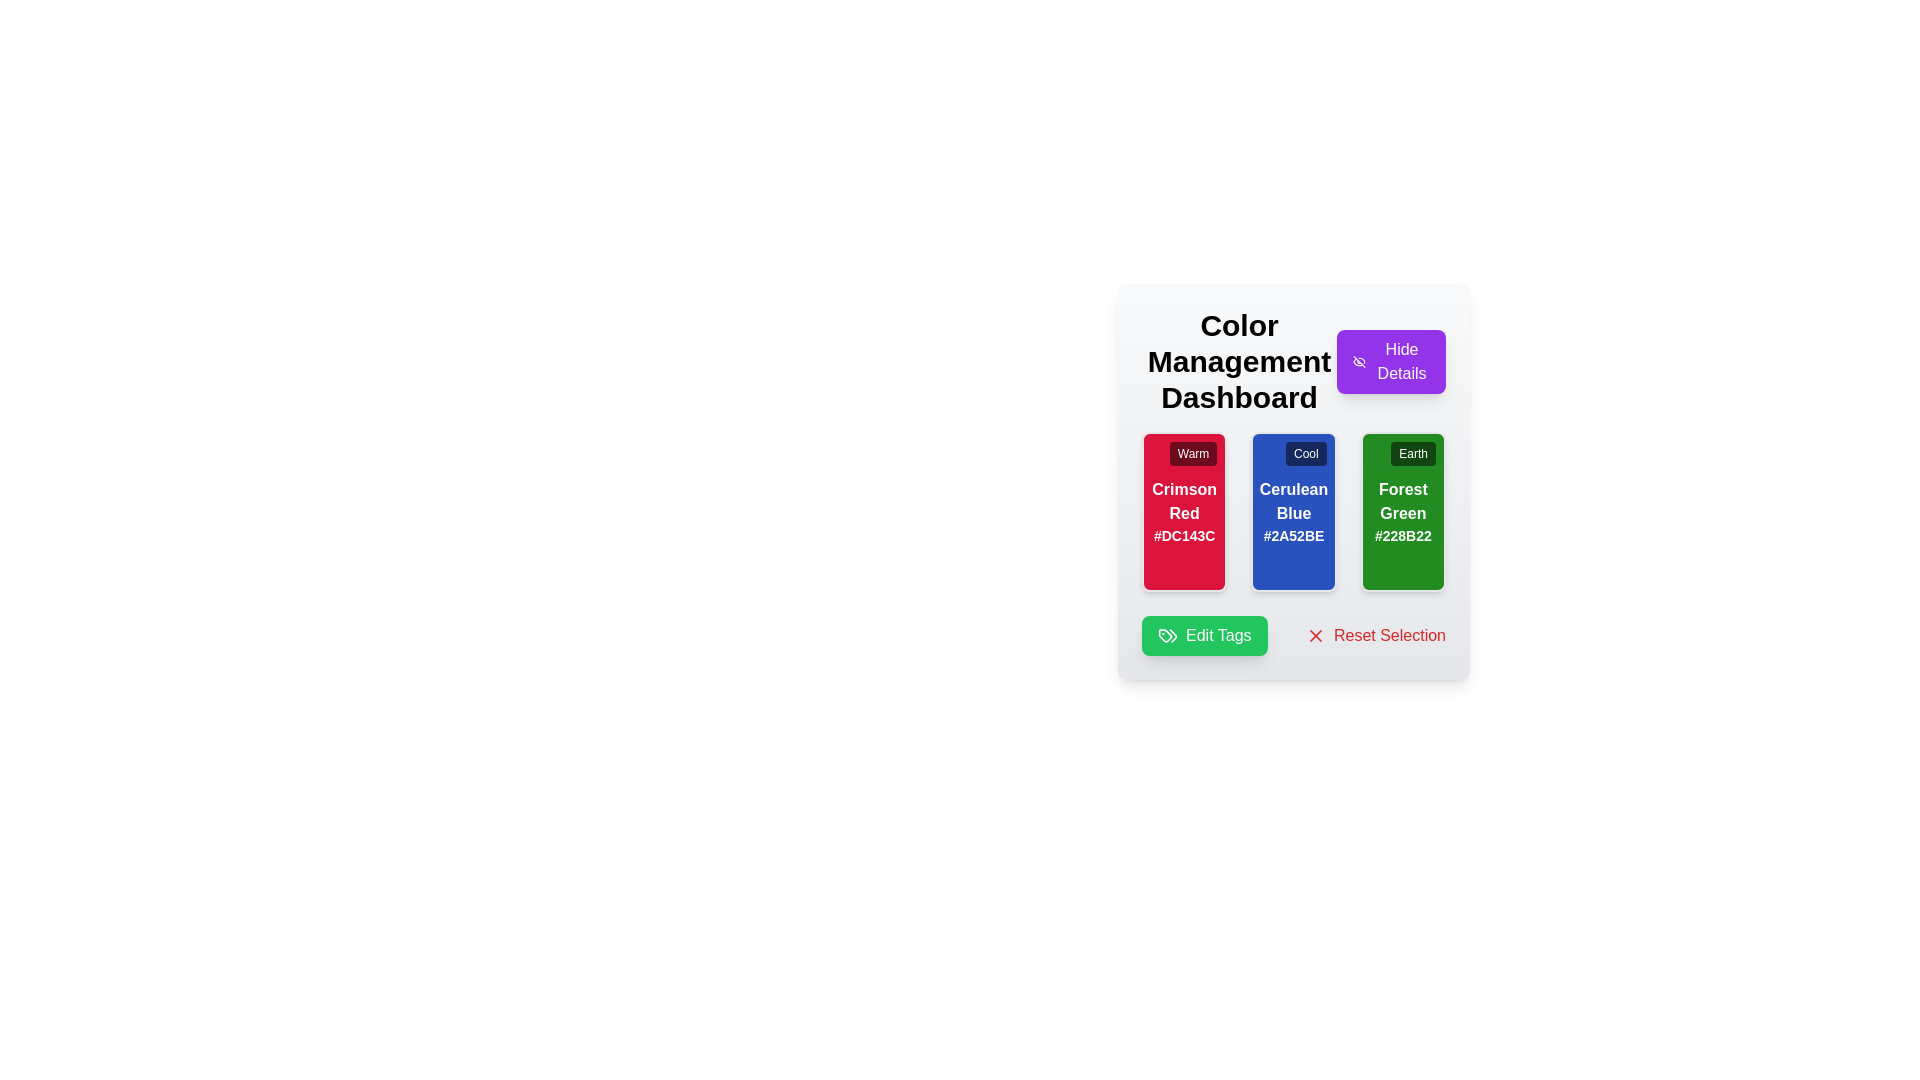  What do you see at coordinates (1294, 511) in the screenshot?
I see `information displayed on the color cards in the rectangular grid layout, which includes 'Warm - Crimson Red - #DC143C', 'Cool - Cerulean Blue - #2A52BE', and 'Earth - Forest Green - #228B22'` at bounding box center [1294, 511].